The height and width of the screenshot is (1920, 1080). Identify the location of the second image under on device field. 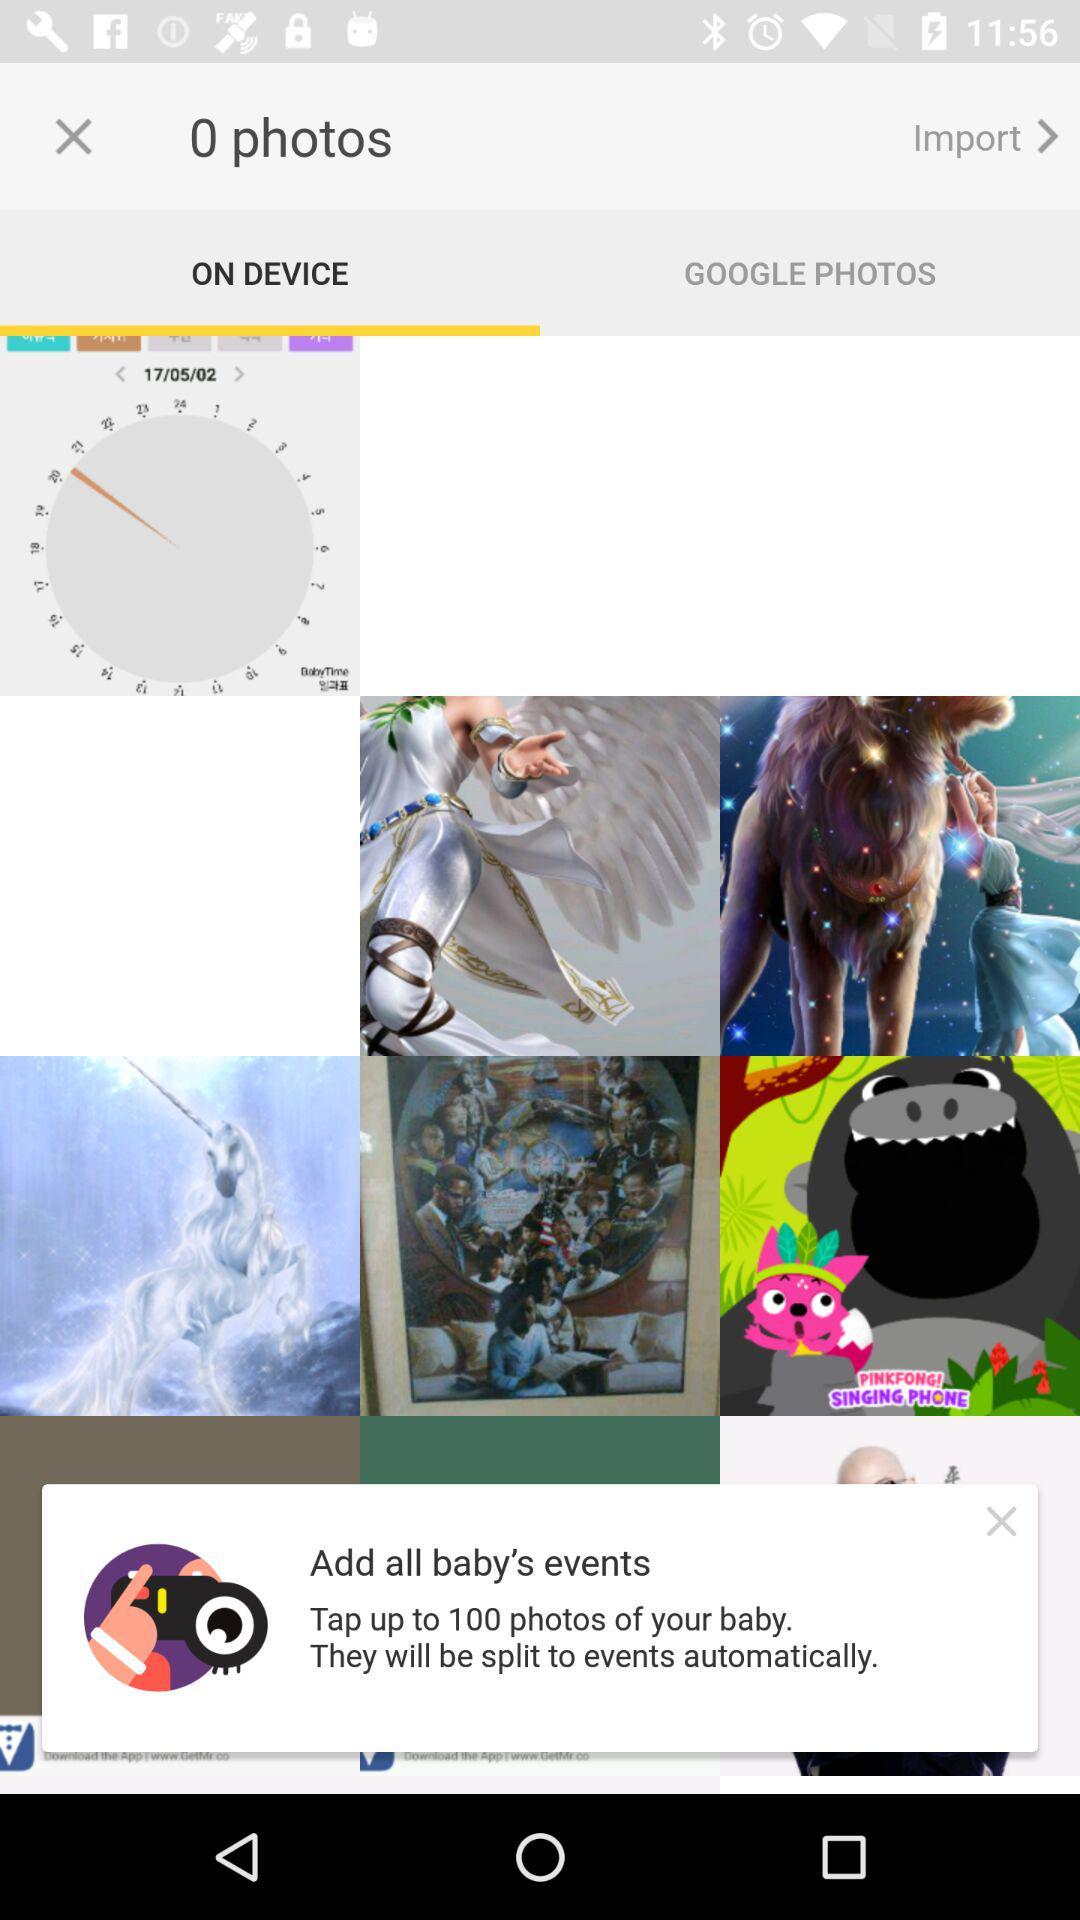
(540, 516).